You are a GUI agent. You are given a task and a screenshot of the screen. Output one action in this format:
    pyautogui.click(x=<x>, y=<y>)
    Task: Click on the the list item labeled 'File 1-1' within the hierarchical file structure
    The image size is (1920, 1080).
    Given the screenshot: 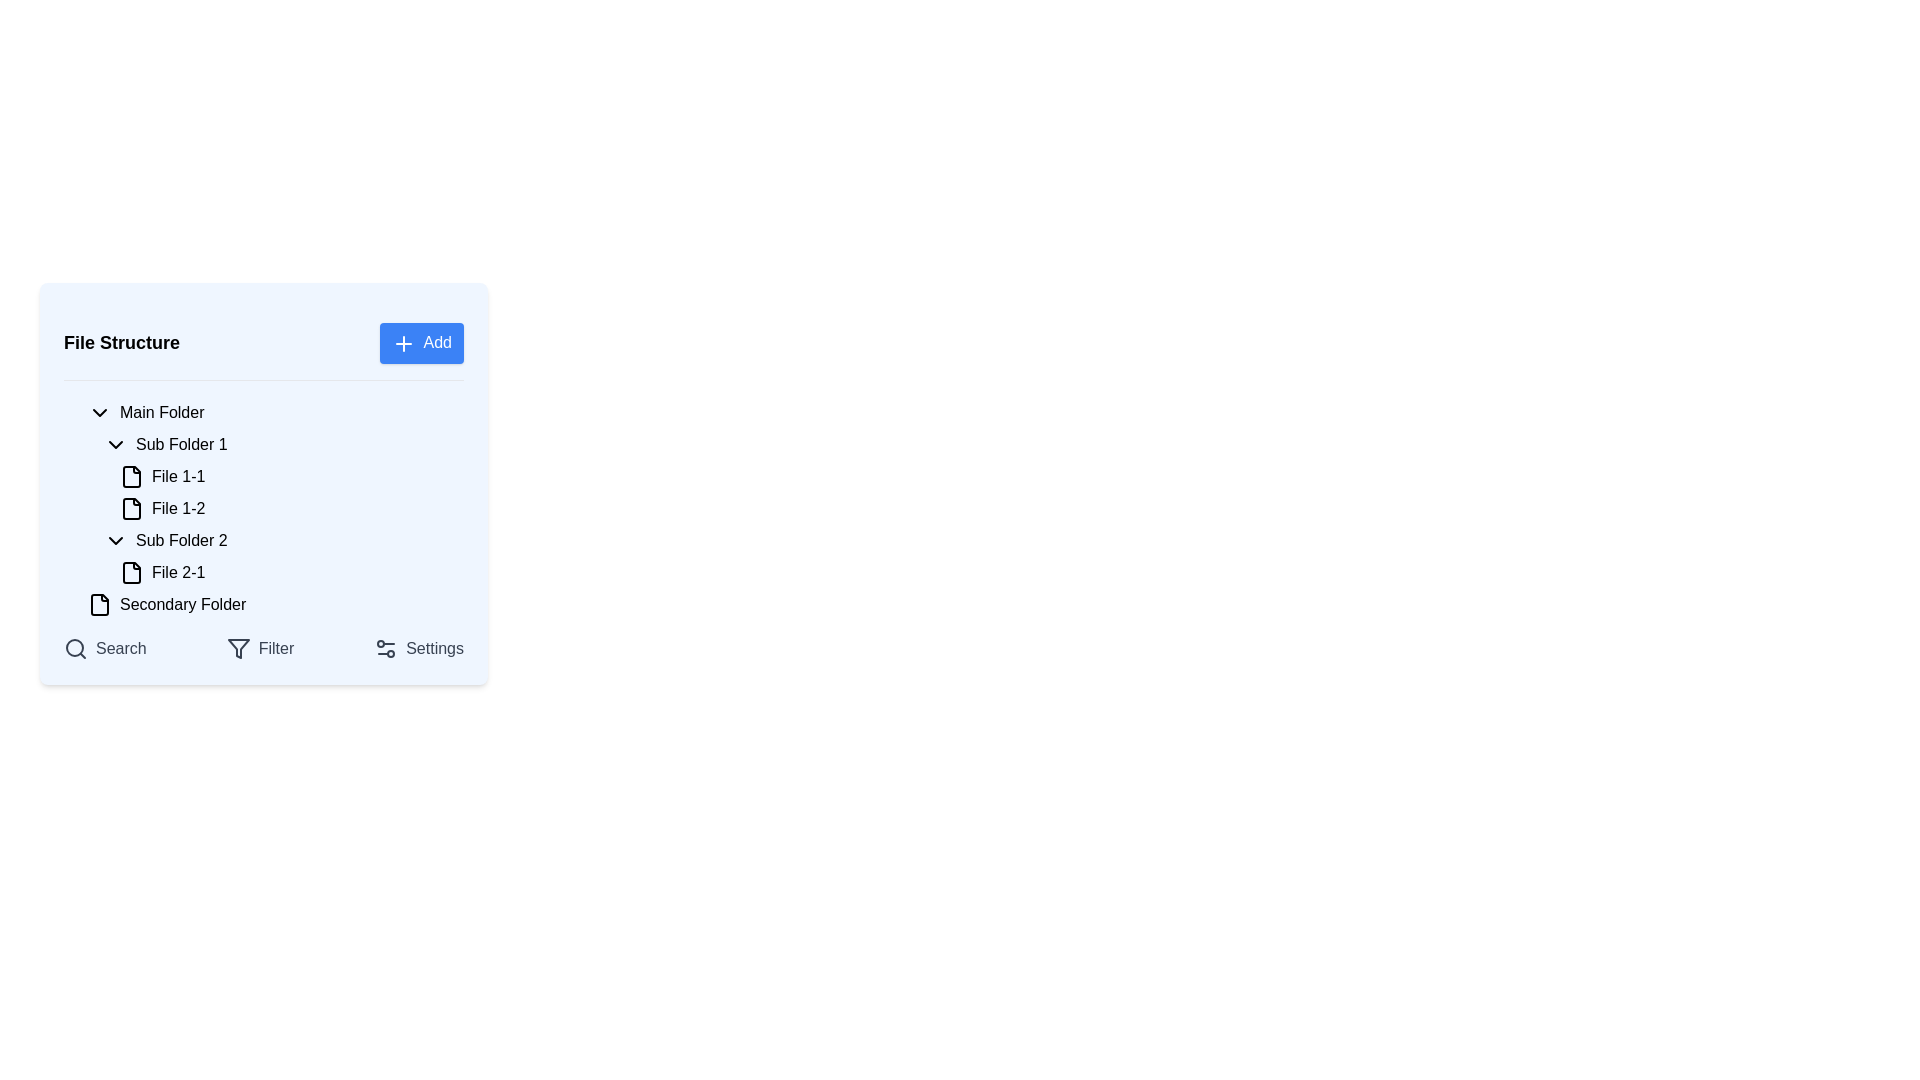 What is the action you would take?
    pyautogui.click(x=263, y=482)
    